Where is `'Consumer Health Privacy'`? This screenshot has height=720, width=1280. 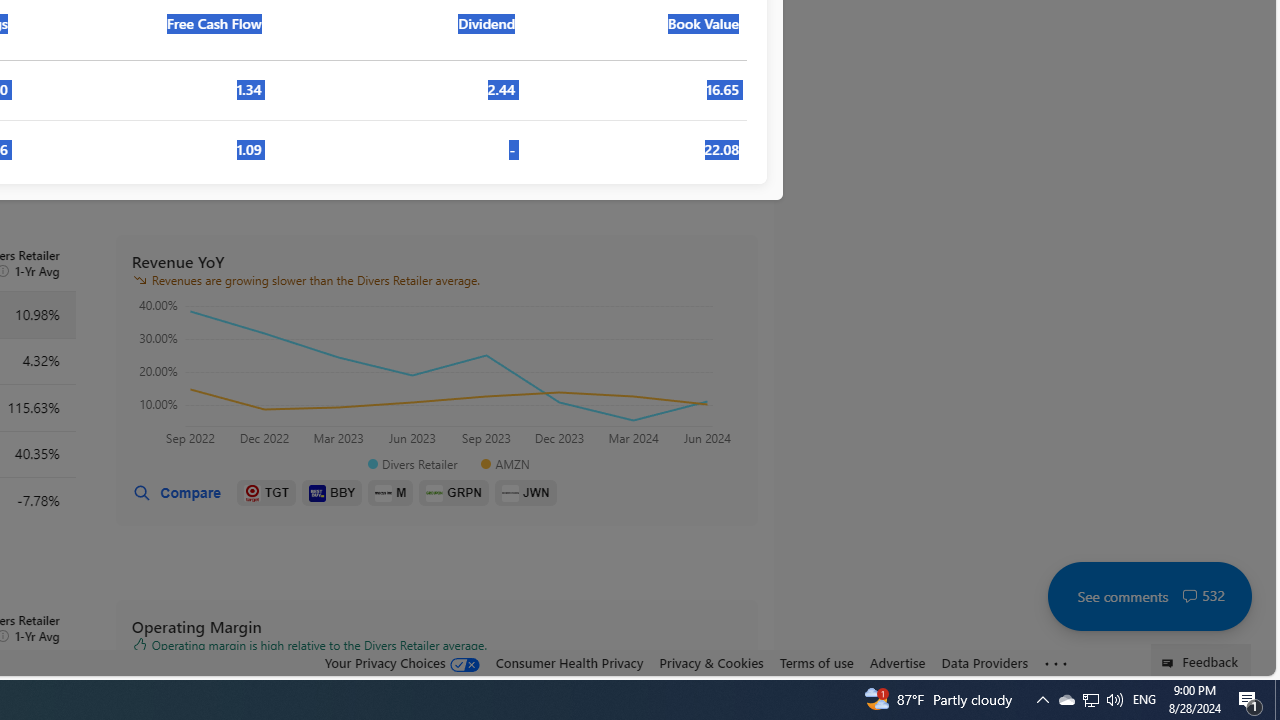 'Consumer Health Privacy' is located at coordinates (568, 662).